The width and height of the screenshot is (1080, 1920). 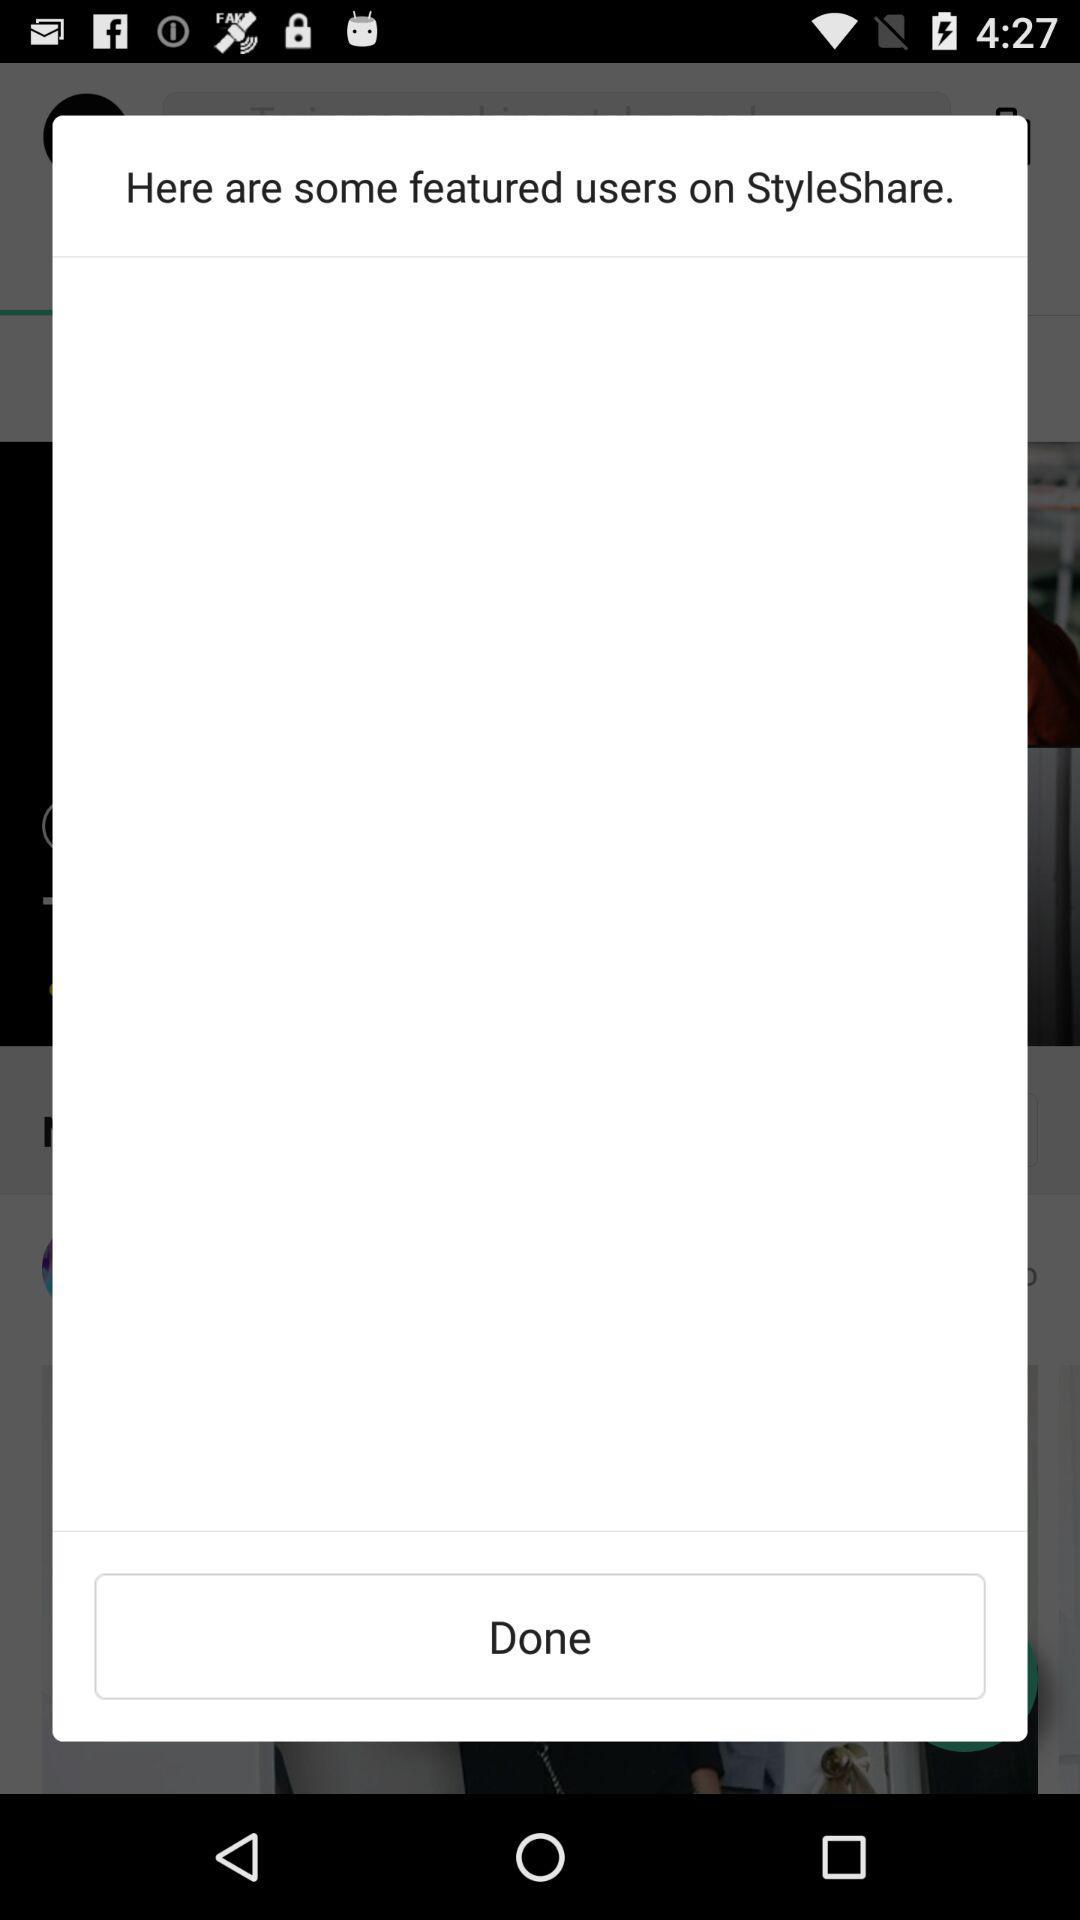 What do you see at coordinates (540, 1636) in the screenshot?
I see `done icon` at bounding box center [540, 1636].